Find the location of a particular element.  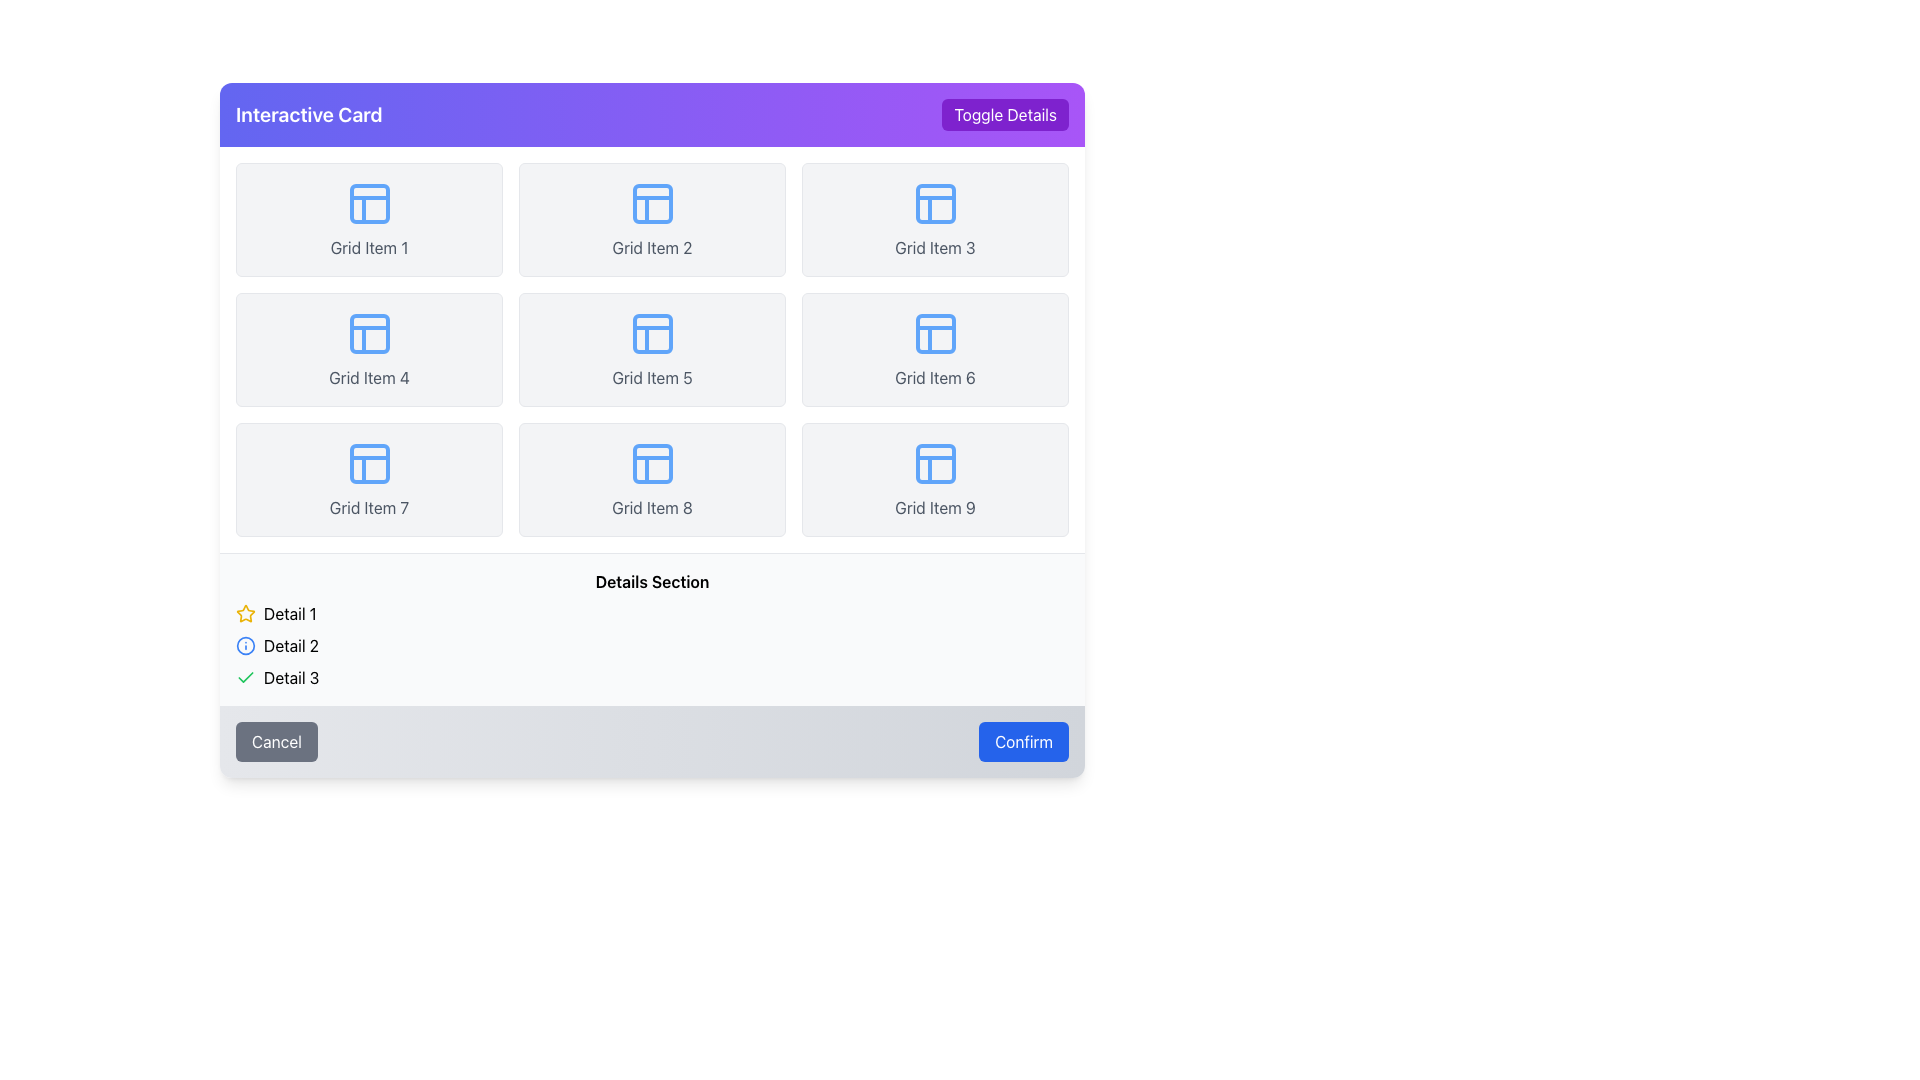

the icon representing 'Grid Item 4', located in the second row and first column of the grid is located at coordinates (369, 333).